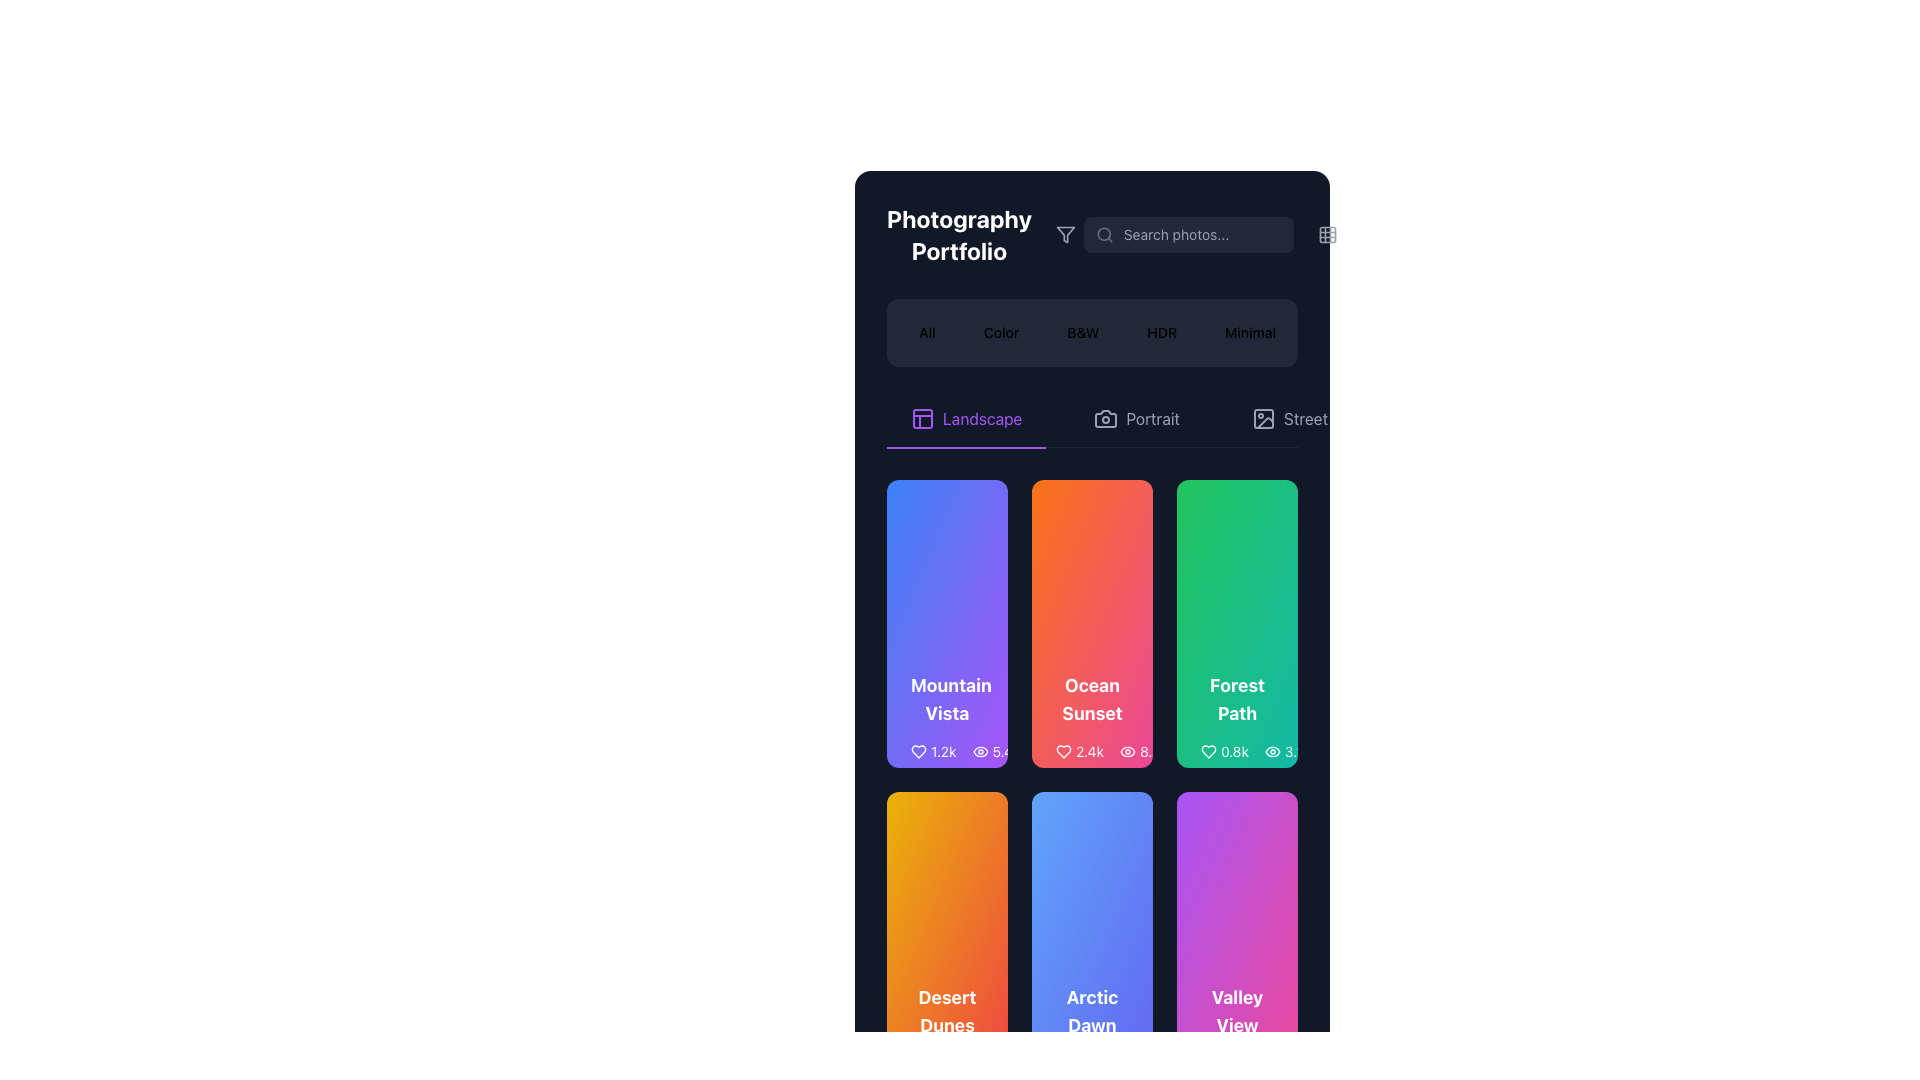 The image size is (1920, 1080). What do you see at coordinates (946, 1011) in the screenshot?
I see `the text label displaying 'Desert Dunes' which is prominently styled in white bold font on a gradient orange background, located at the bottom-left of the interface` at bounding box center [946, 1011].